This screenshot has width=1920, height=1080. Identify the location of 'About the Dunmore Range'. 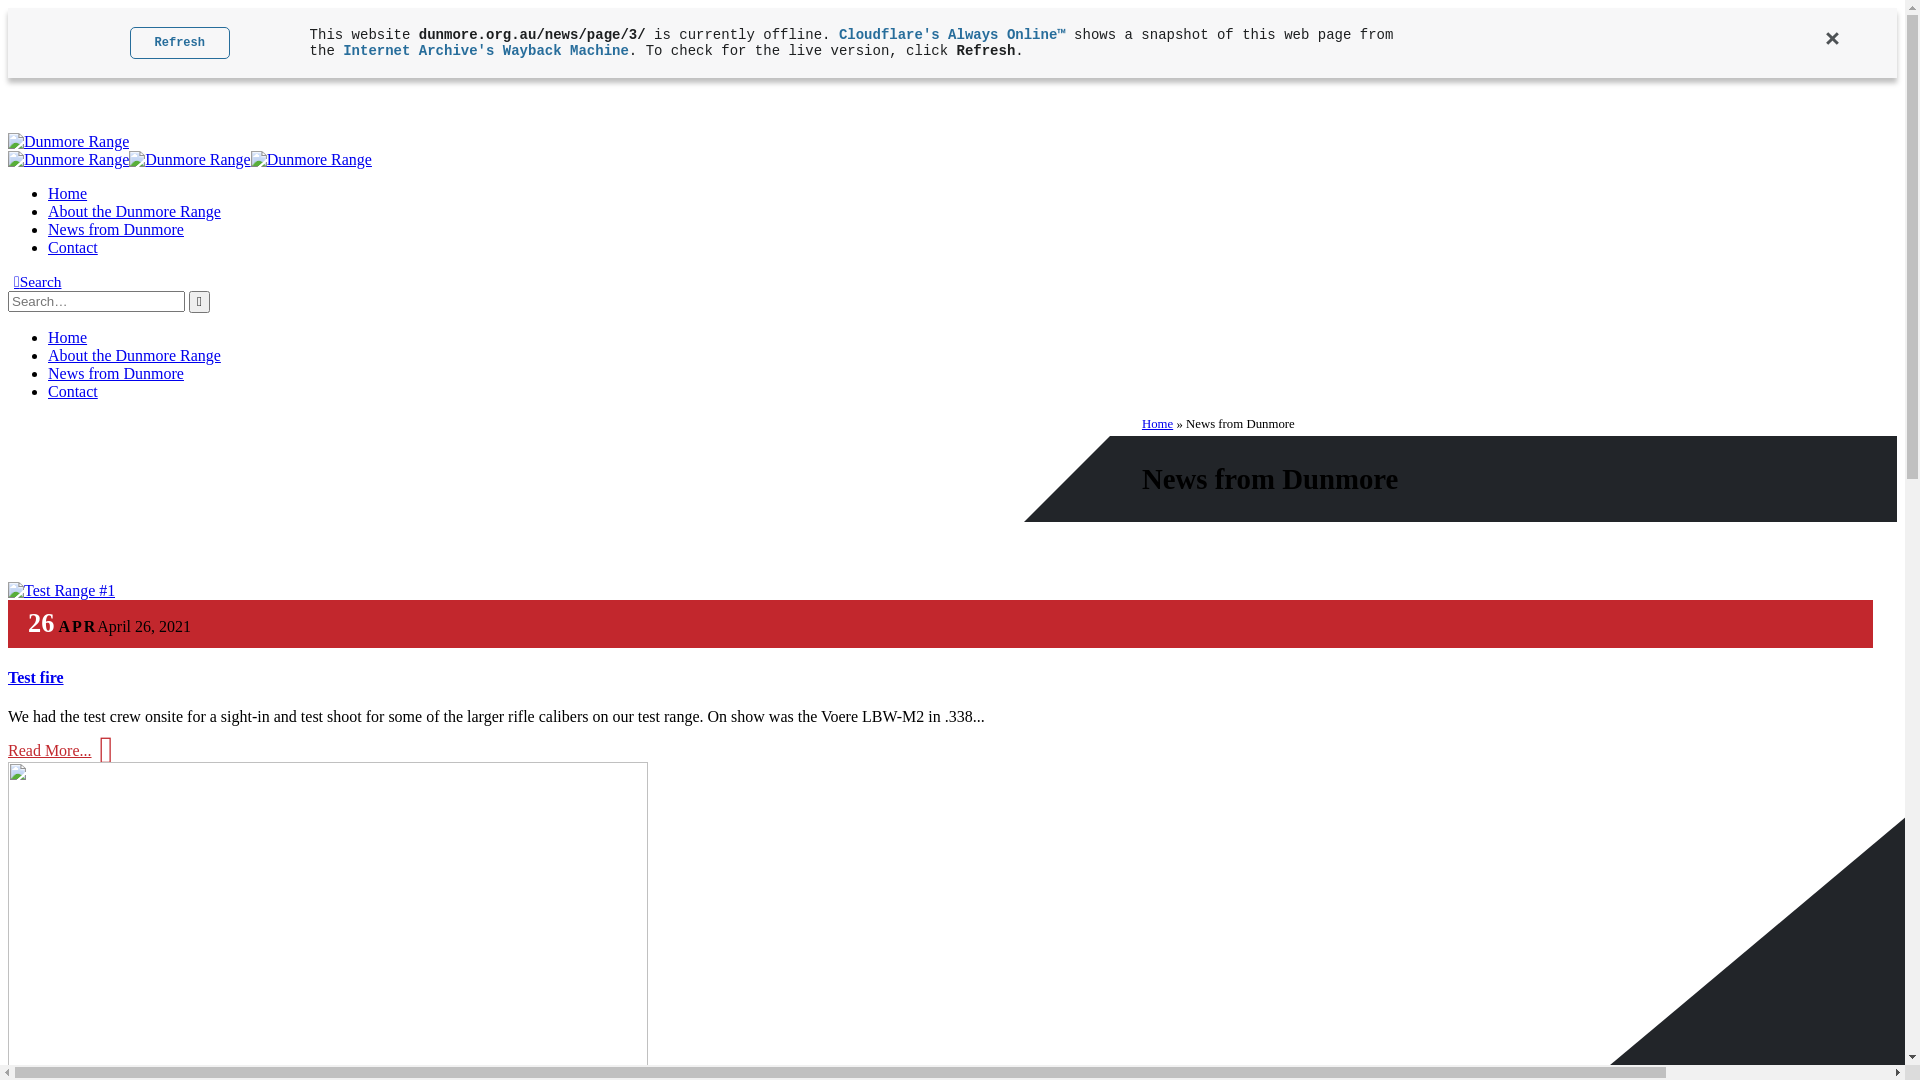
(133, 211).